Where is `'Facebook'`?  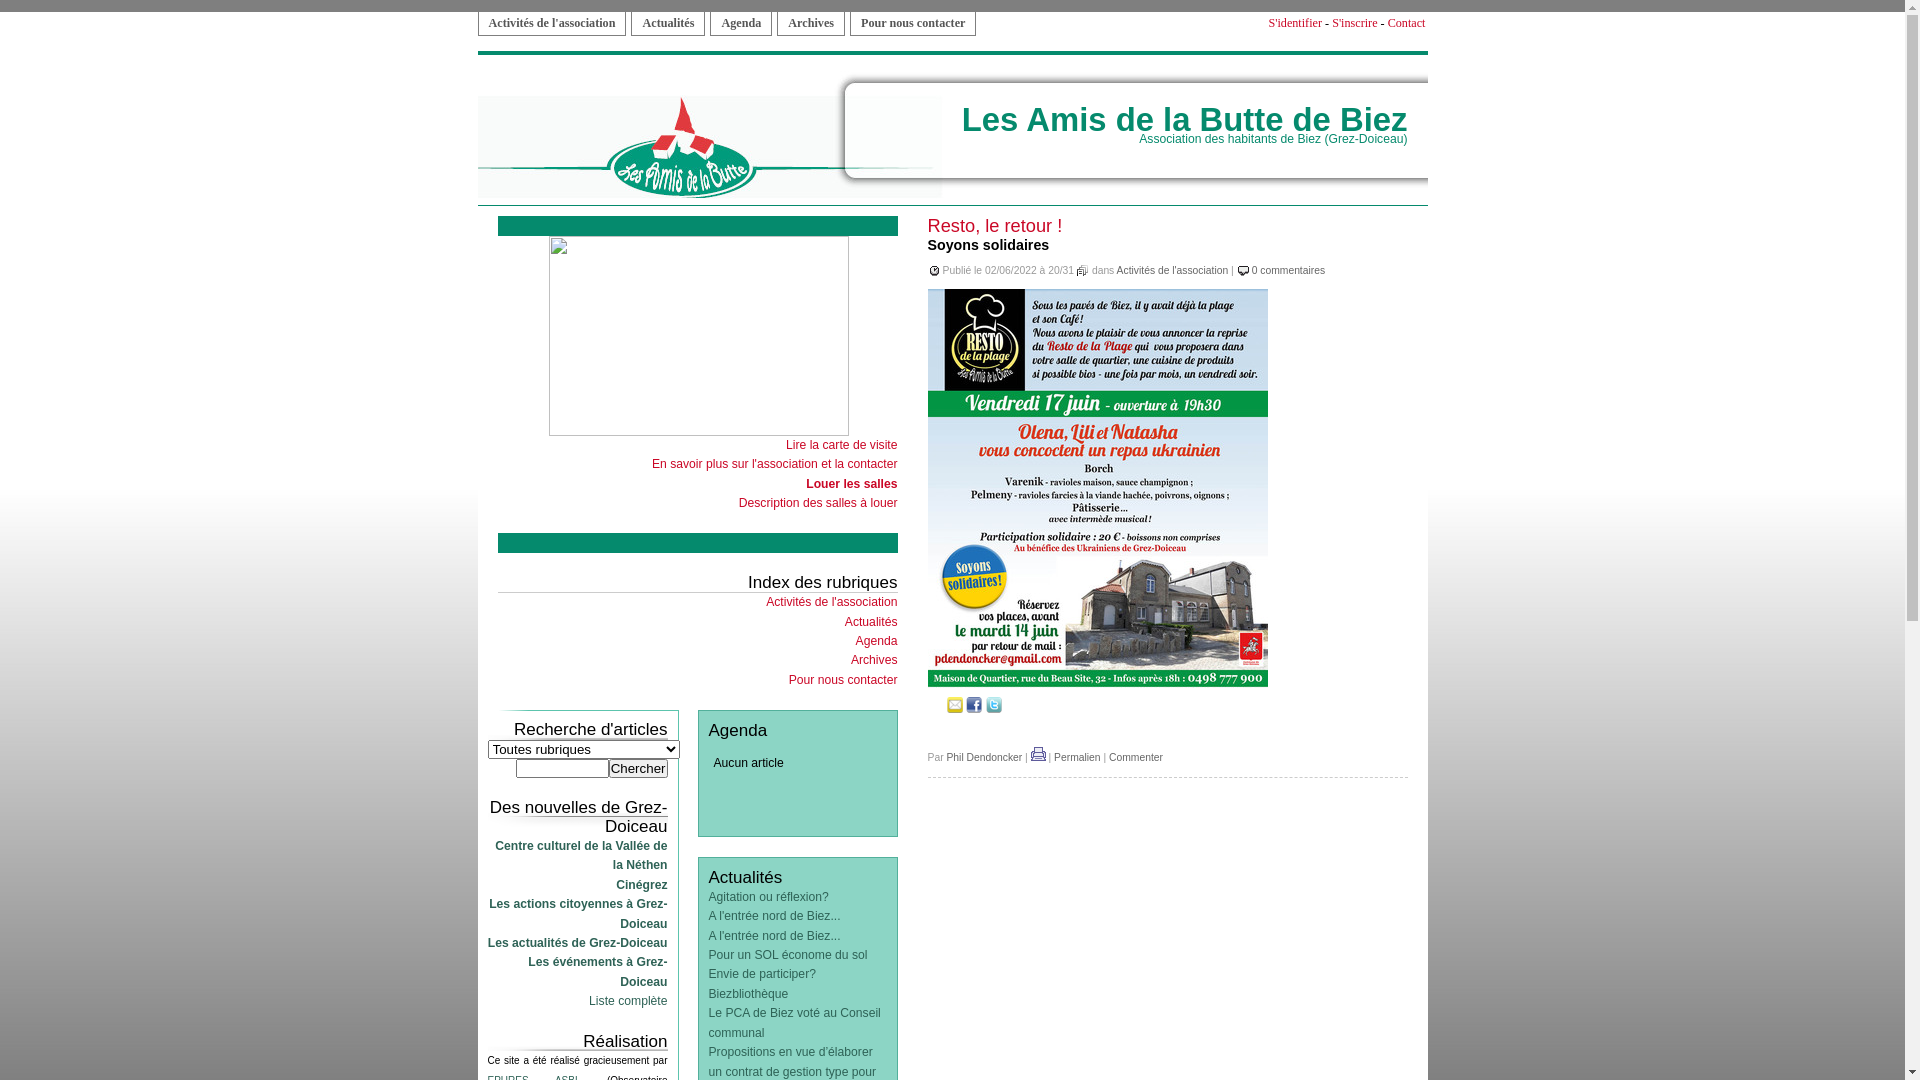 'Facebook' is located at coordinates (974, 708).